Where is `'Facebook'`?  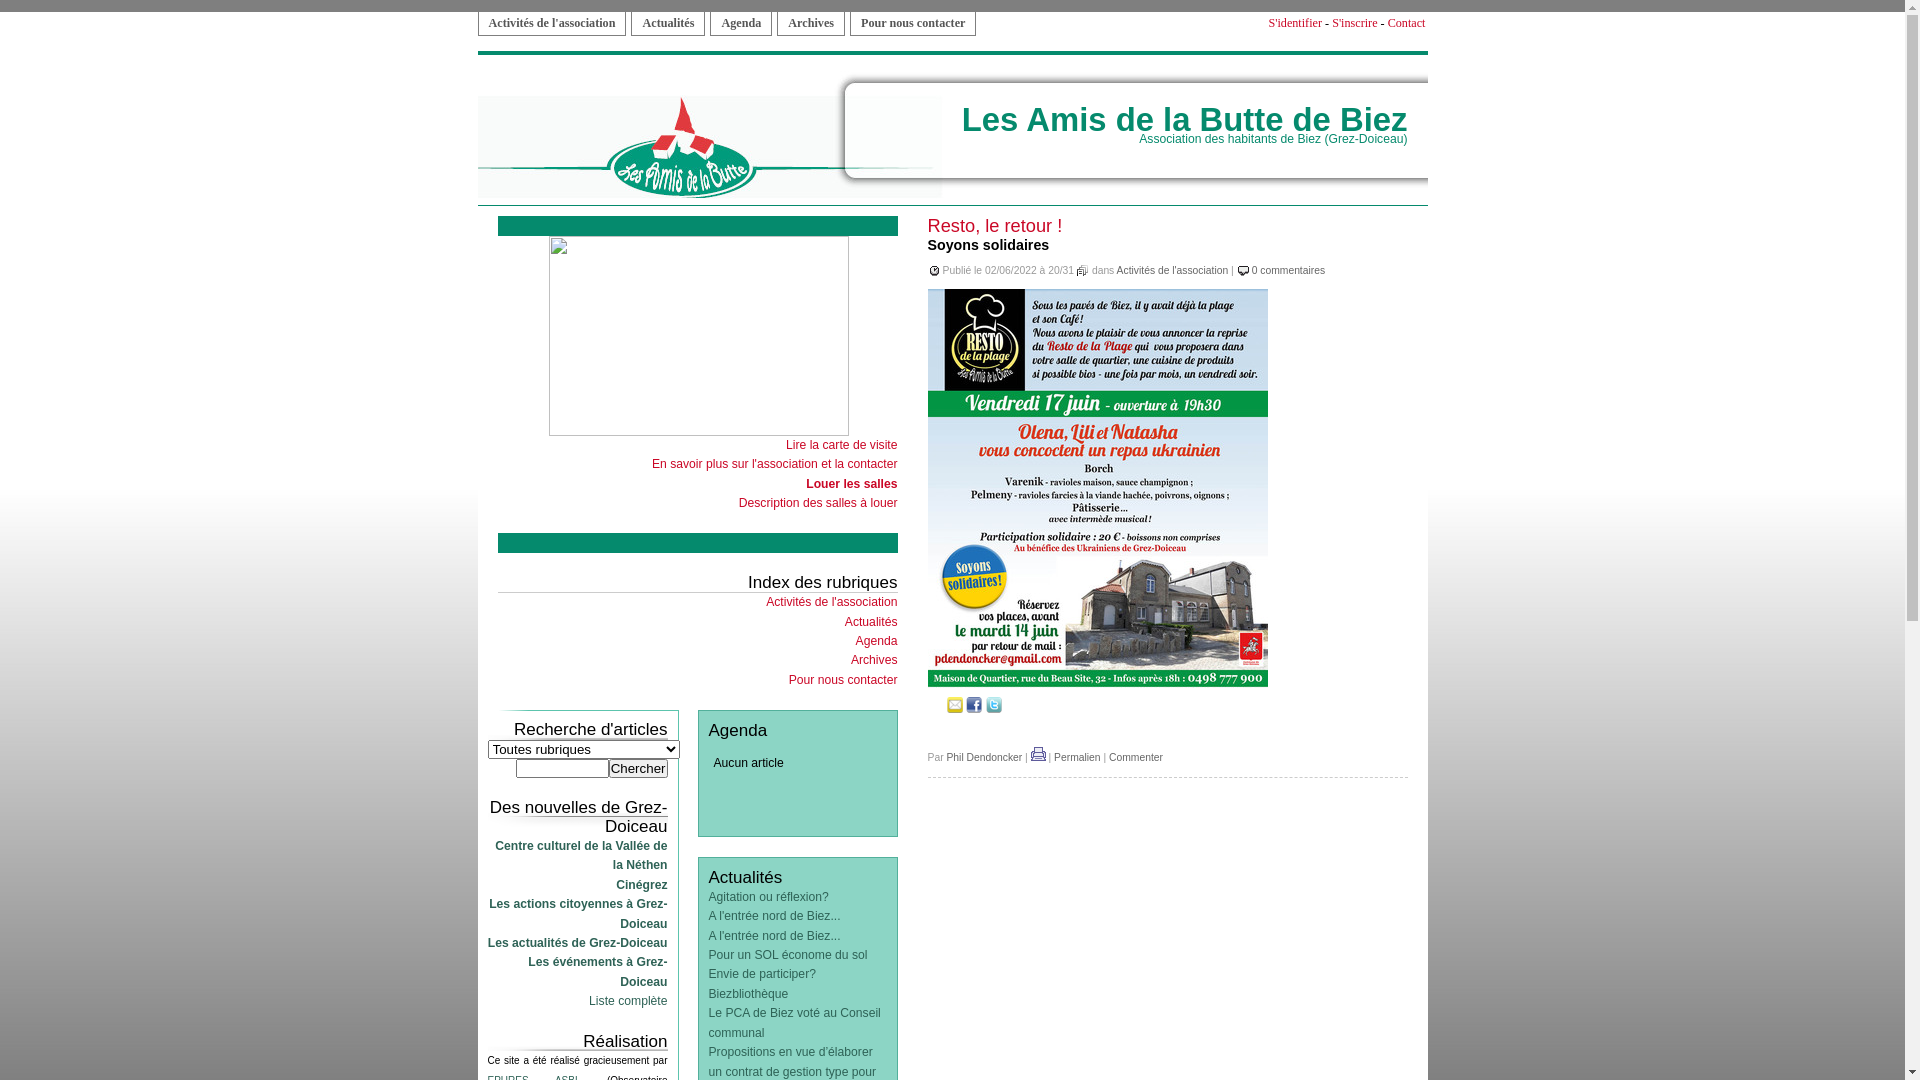 'Facebook' is located at coordinates (974, 708).